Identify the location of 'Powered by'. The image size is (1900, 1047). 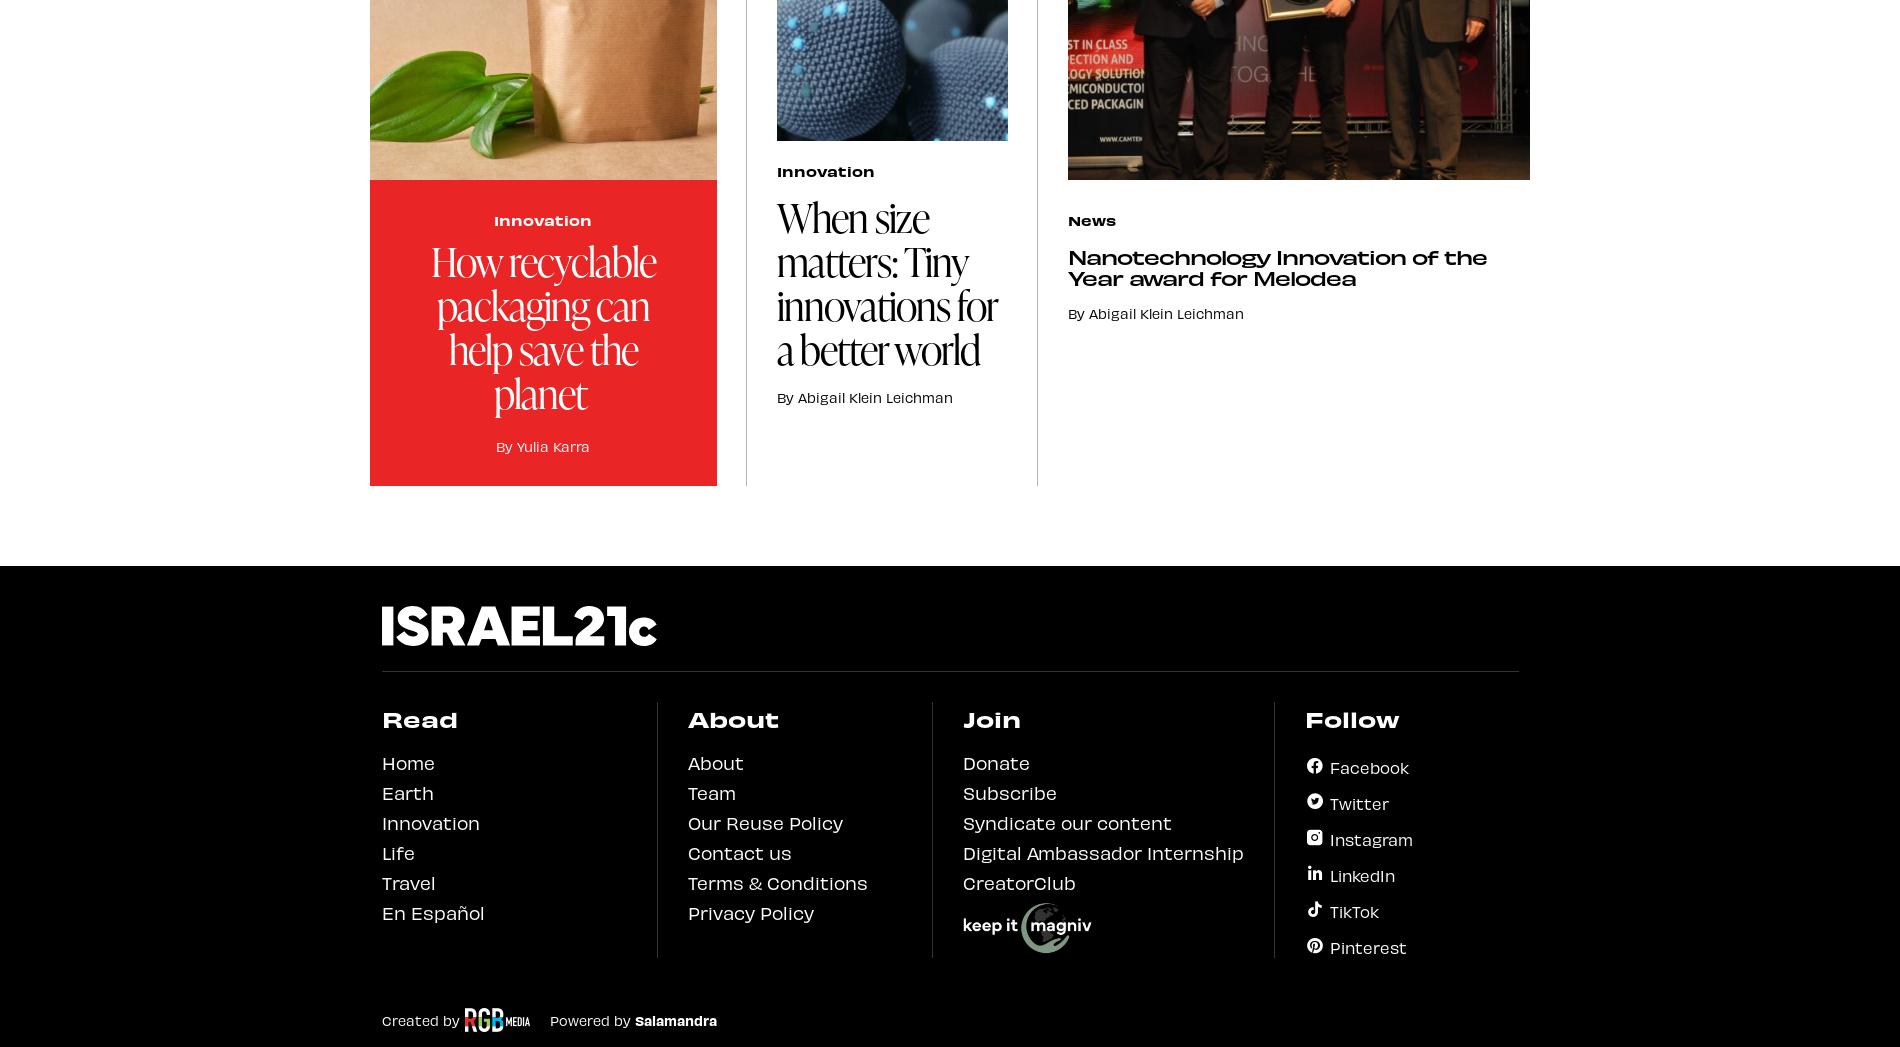
(591, 1019).